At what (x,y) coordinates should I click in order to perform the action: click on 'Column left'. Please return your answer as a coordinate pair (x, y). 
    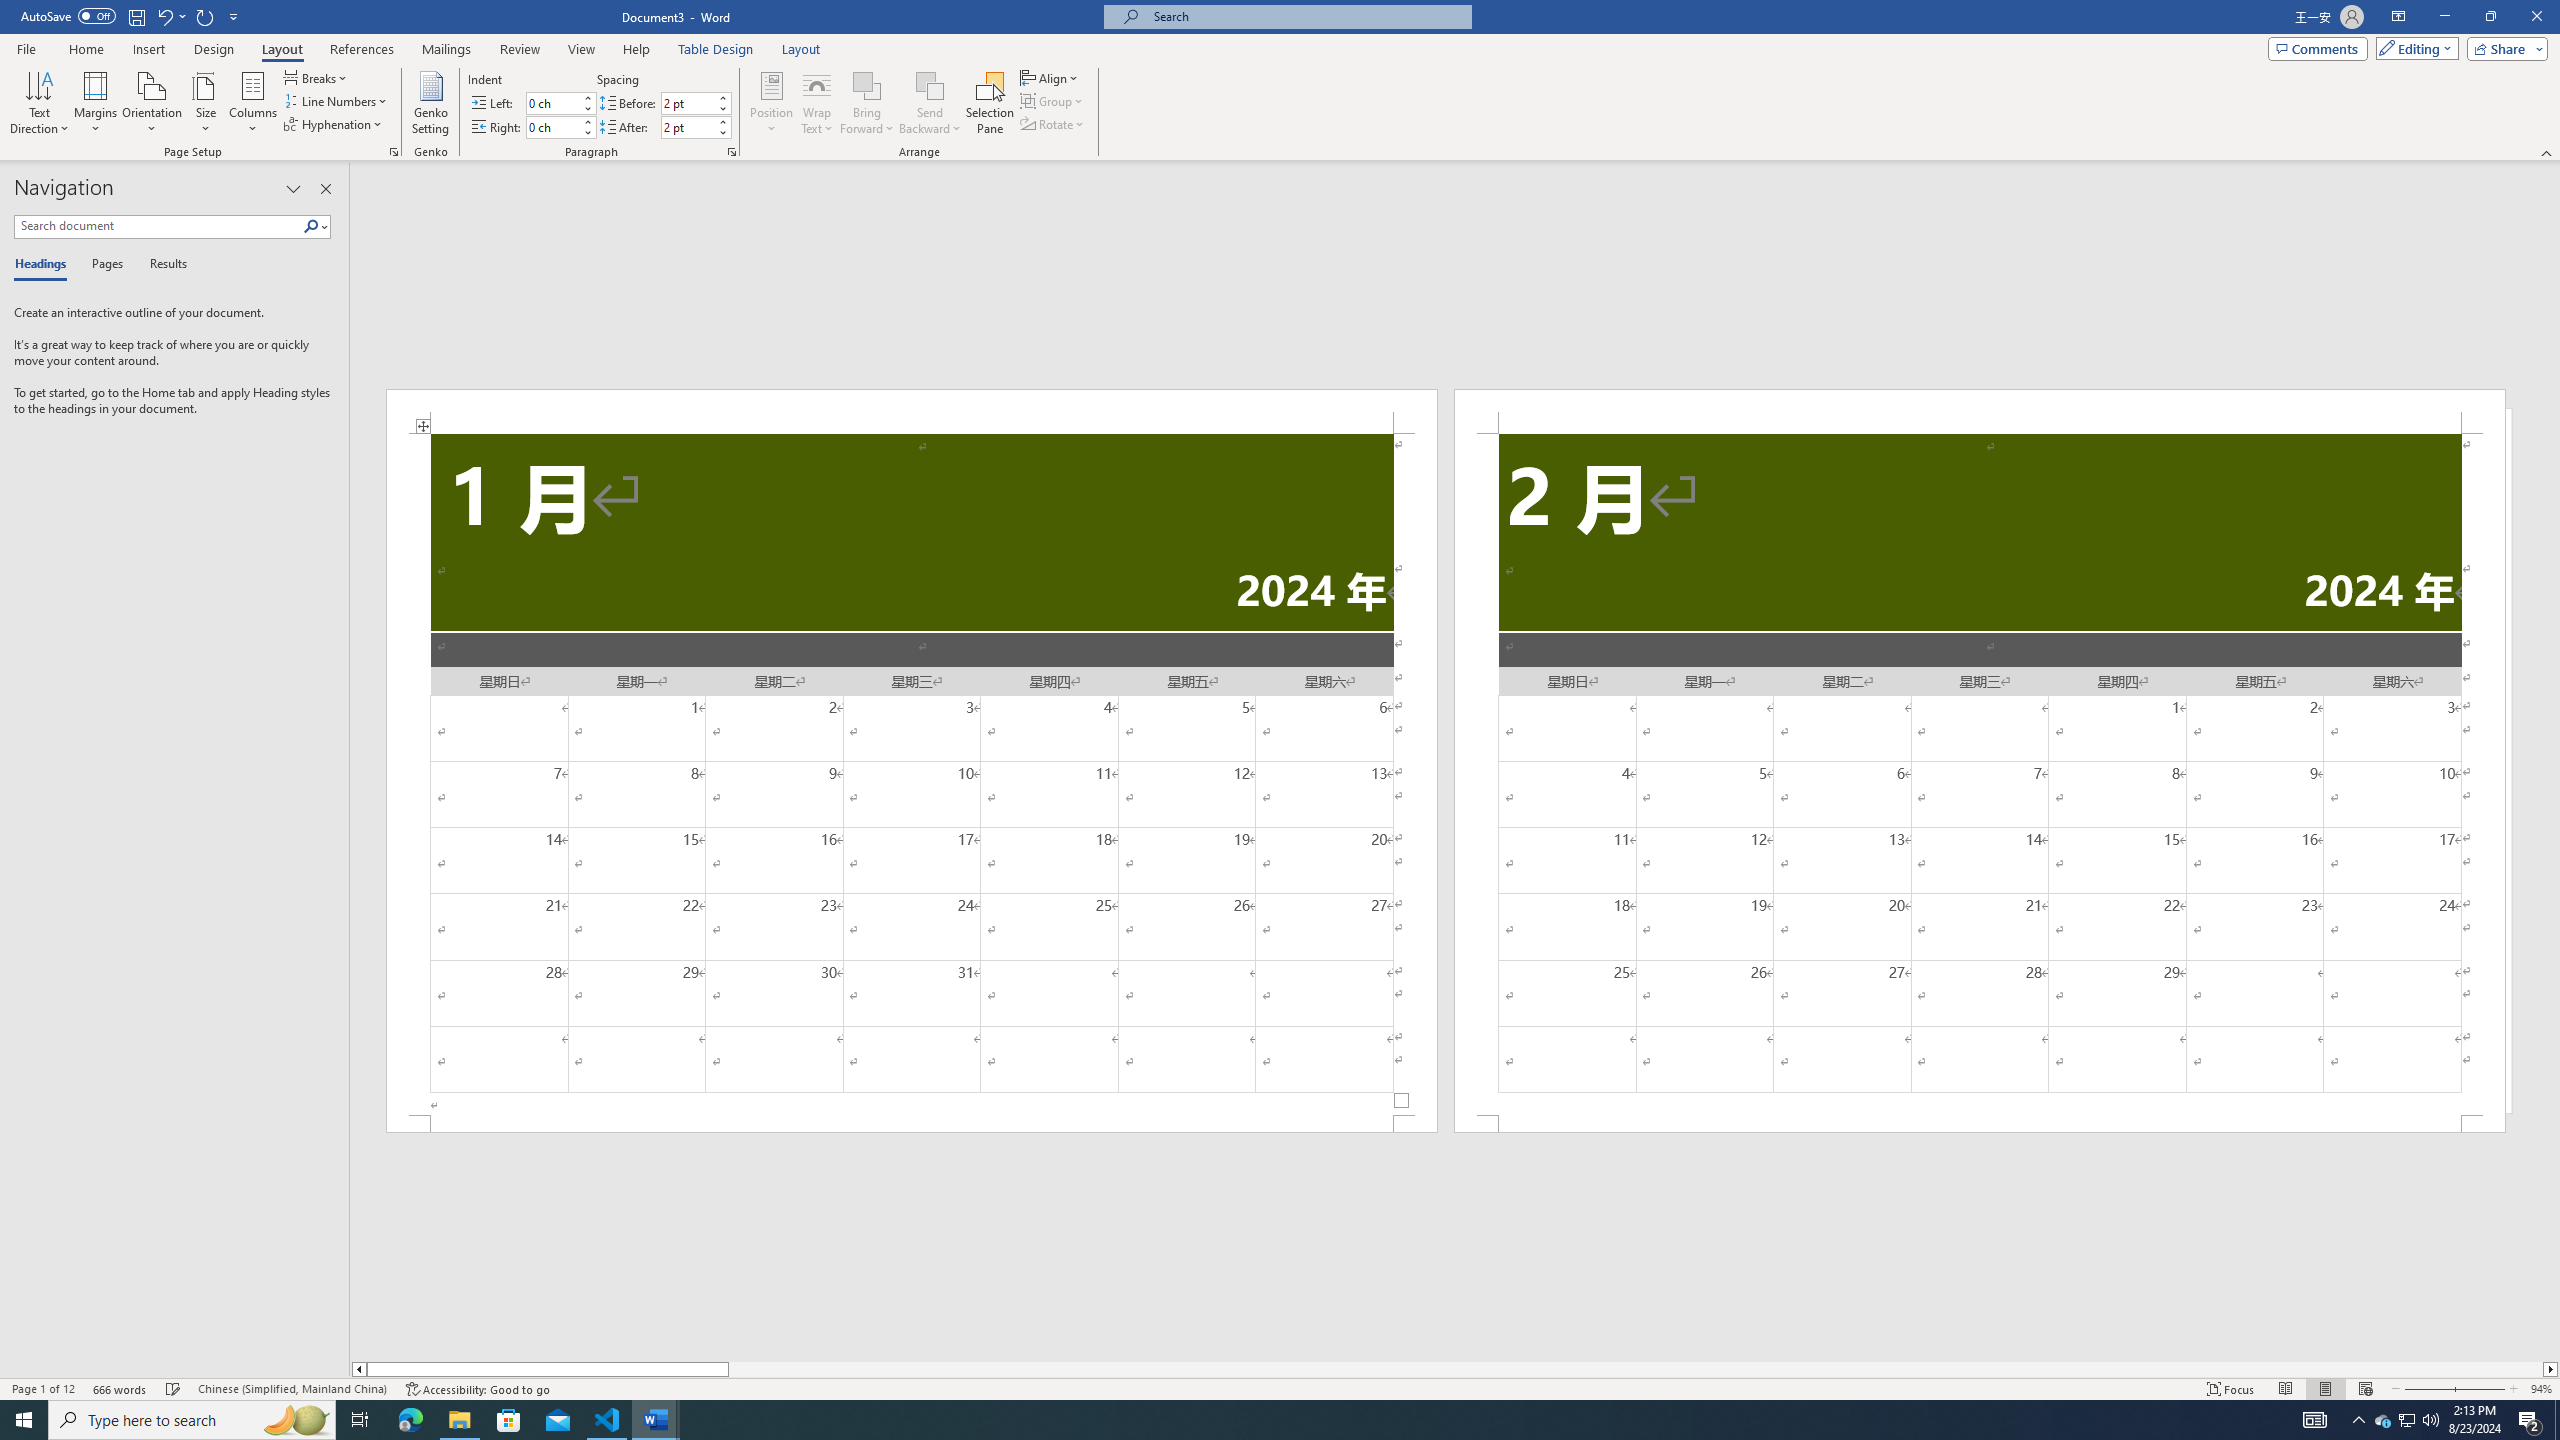
    Looking at the image, I should click on (358, 1368).